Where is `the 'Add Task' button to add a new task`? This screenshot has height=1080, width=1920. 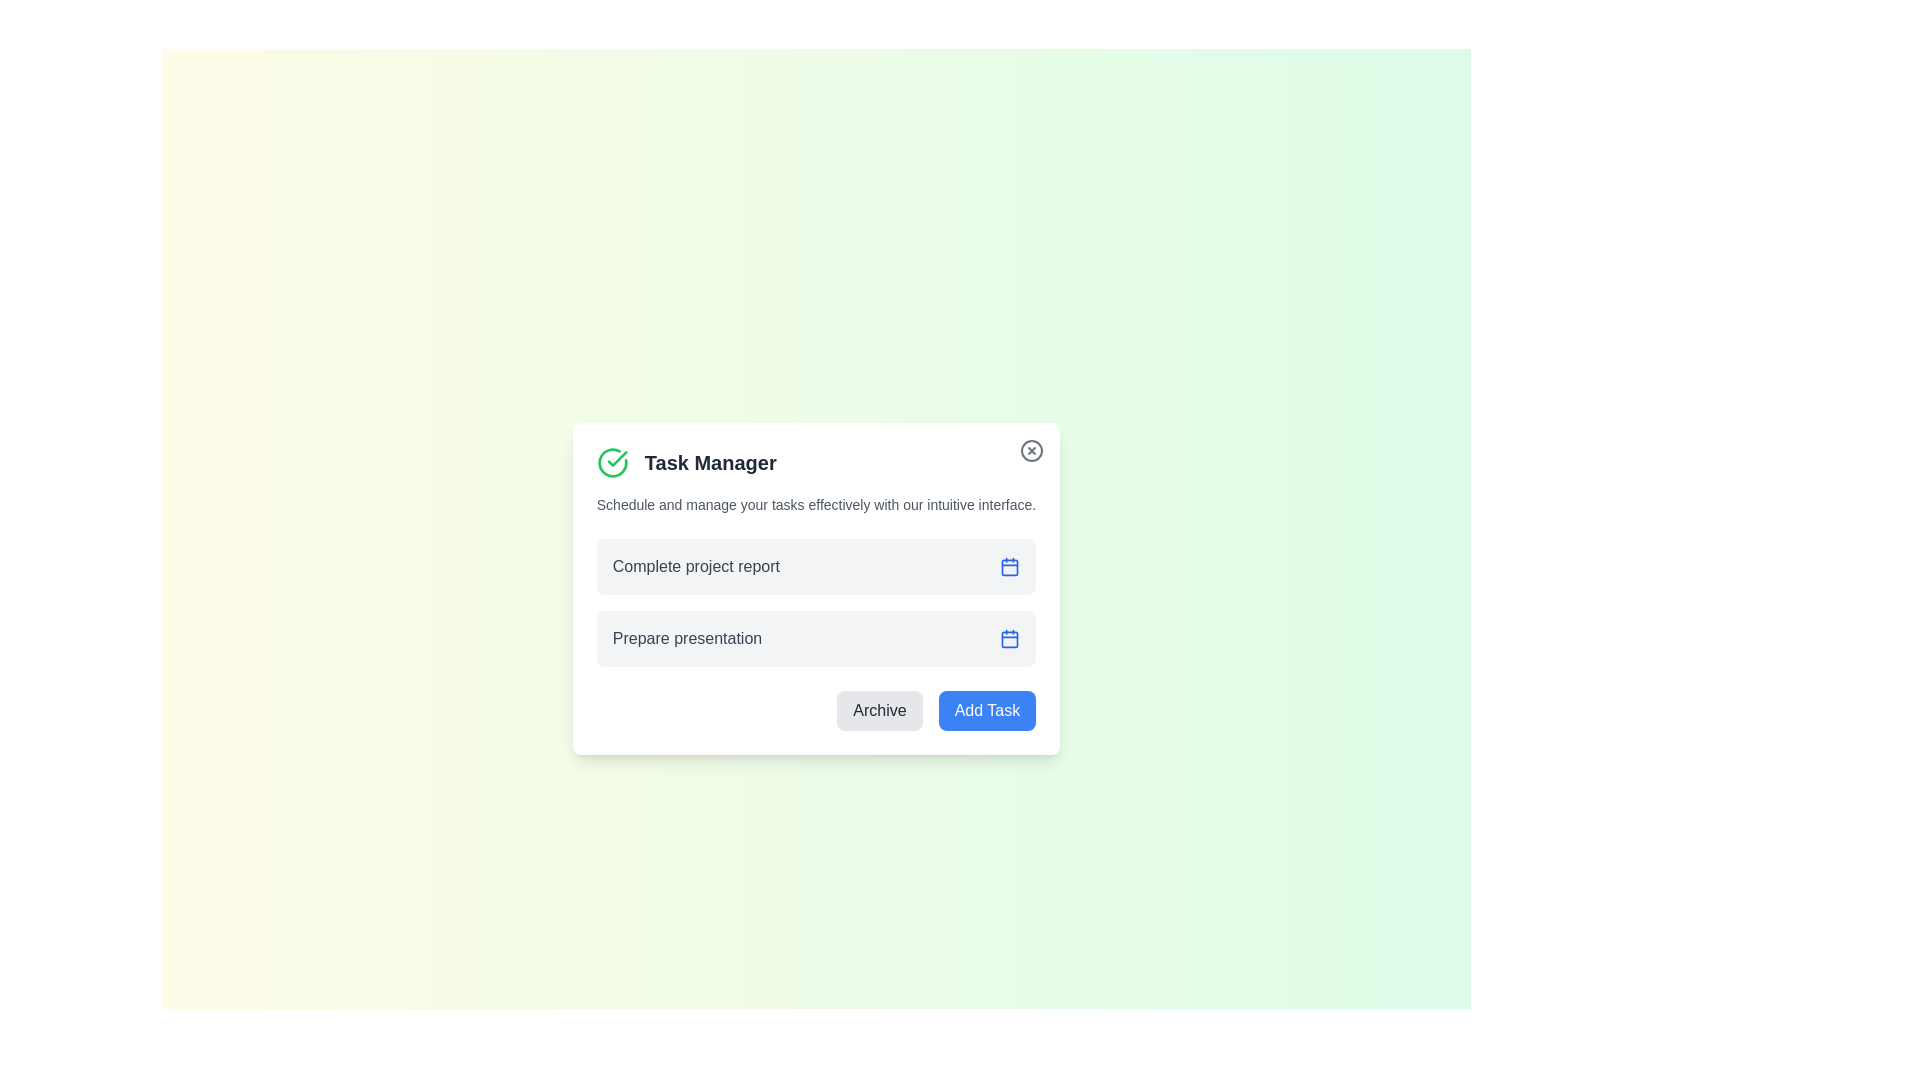
the 'Add Task' button to add a new task is located at coordinates (987, 709).